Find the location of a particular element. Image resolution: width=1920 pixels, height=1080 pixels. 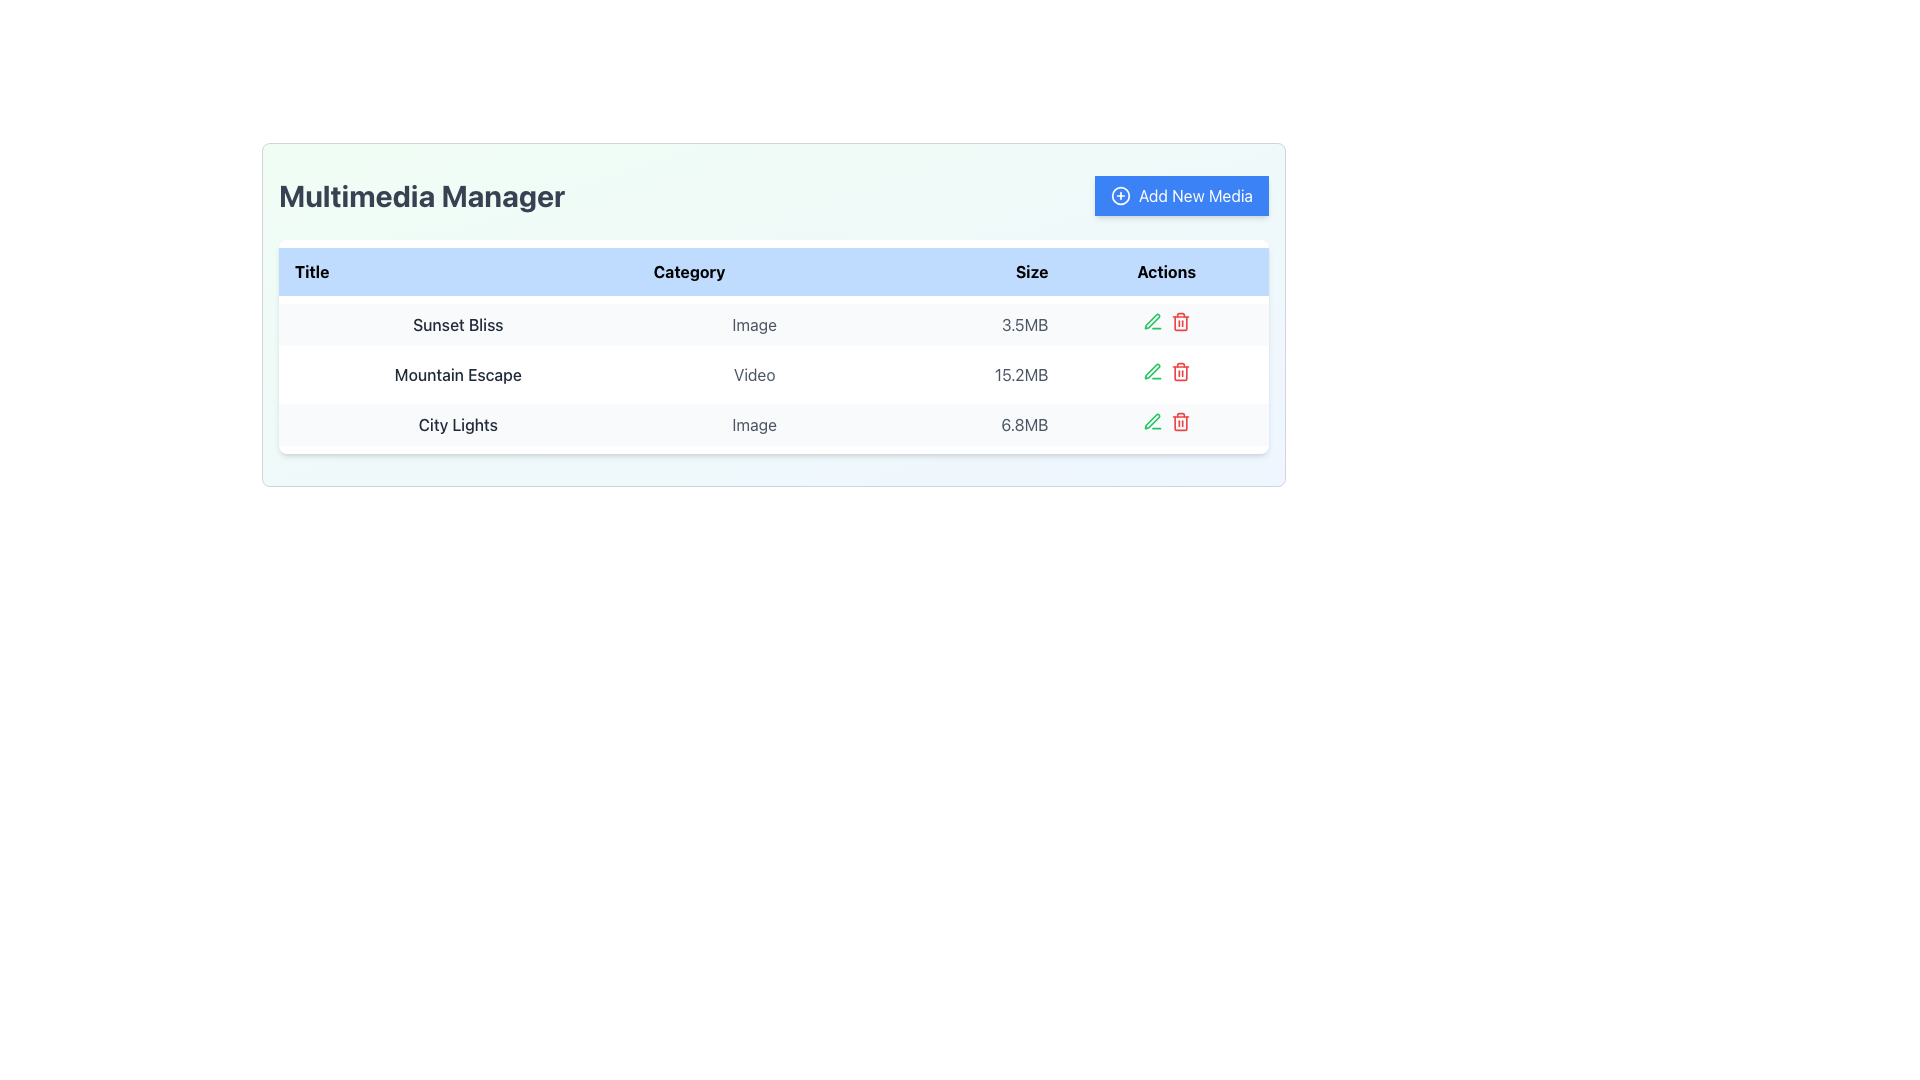

the delete button in the 'Actions' column of the data table for the entry labeled 'City Lights' is located at coordinates (1180, 420).